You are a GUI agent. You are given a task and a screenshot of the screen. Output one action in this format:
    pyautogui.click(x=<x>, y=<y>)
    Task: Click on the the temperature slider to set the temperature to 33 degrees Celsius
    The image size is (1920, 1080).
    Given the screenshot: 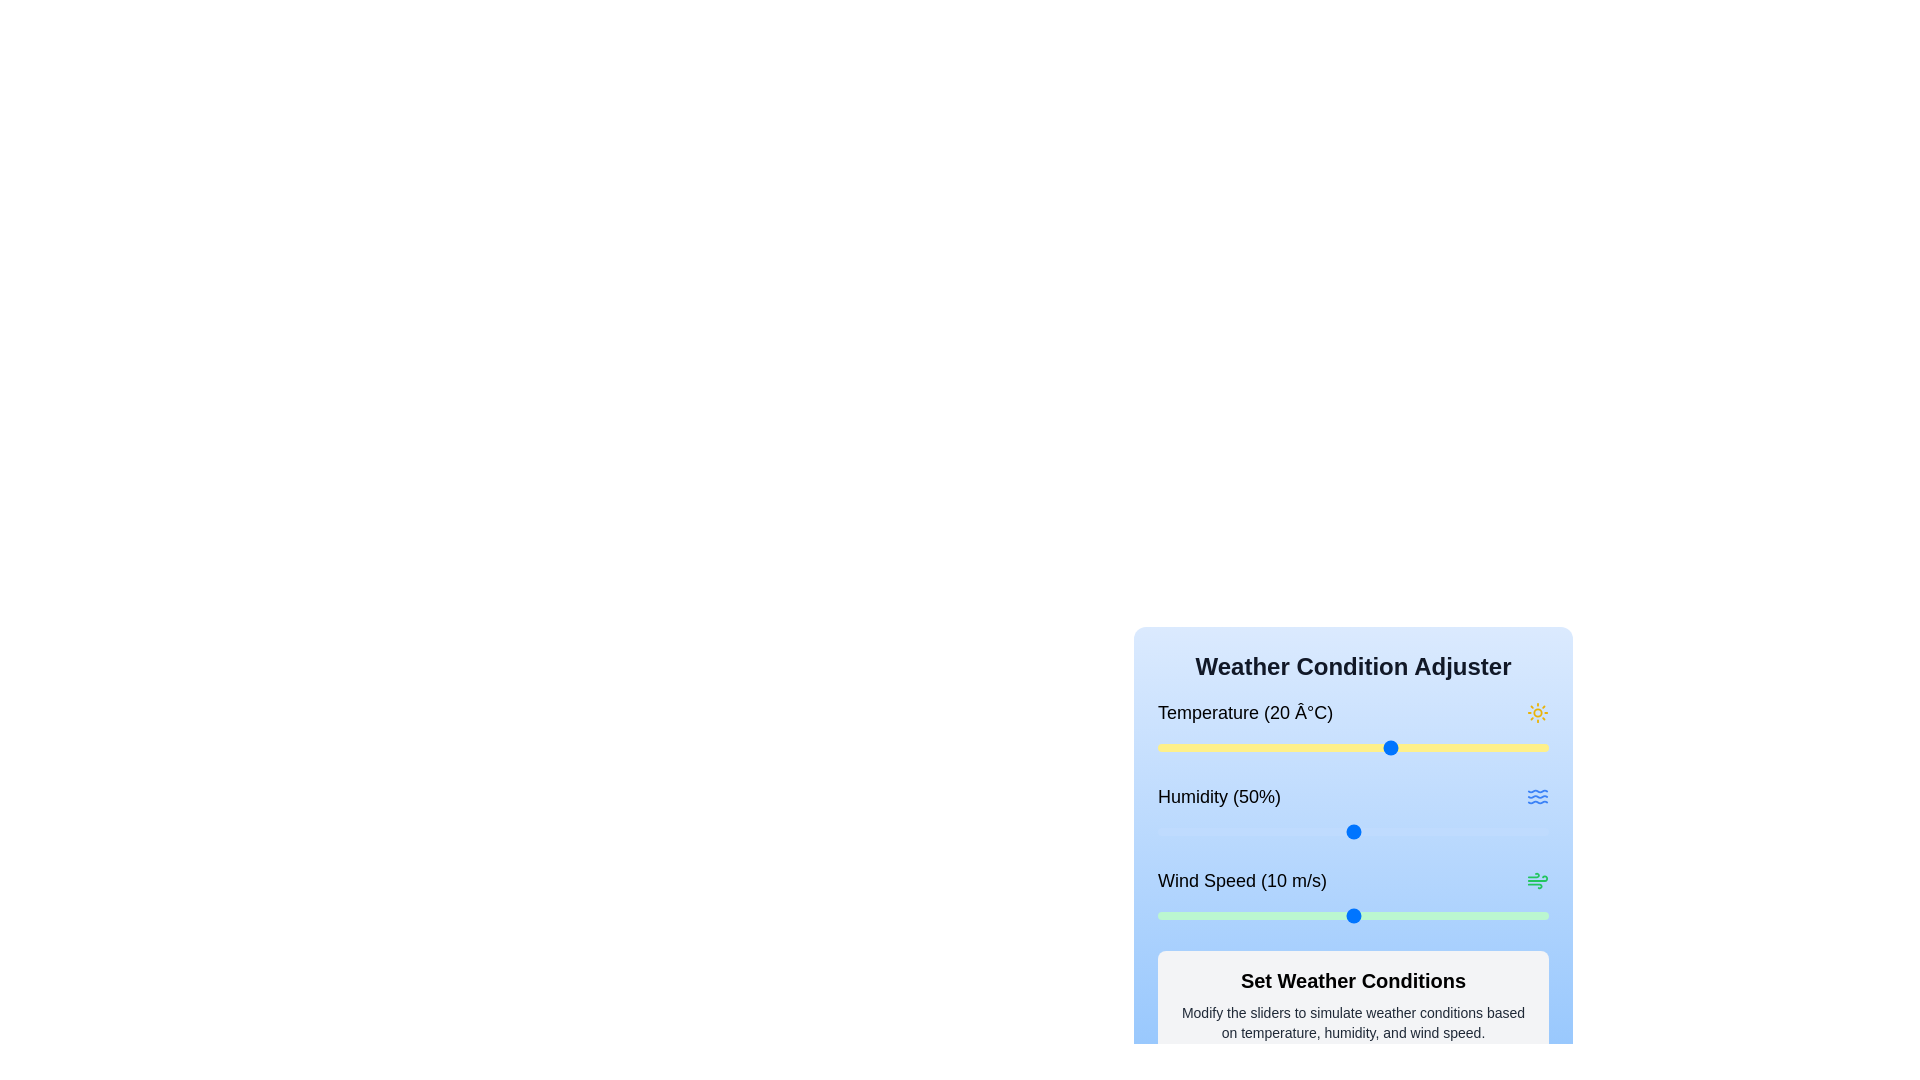 What is the action you would take?
    pyautogui.click(x=1494, y=748)
    